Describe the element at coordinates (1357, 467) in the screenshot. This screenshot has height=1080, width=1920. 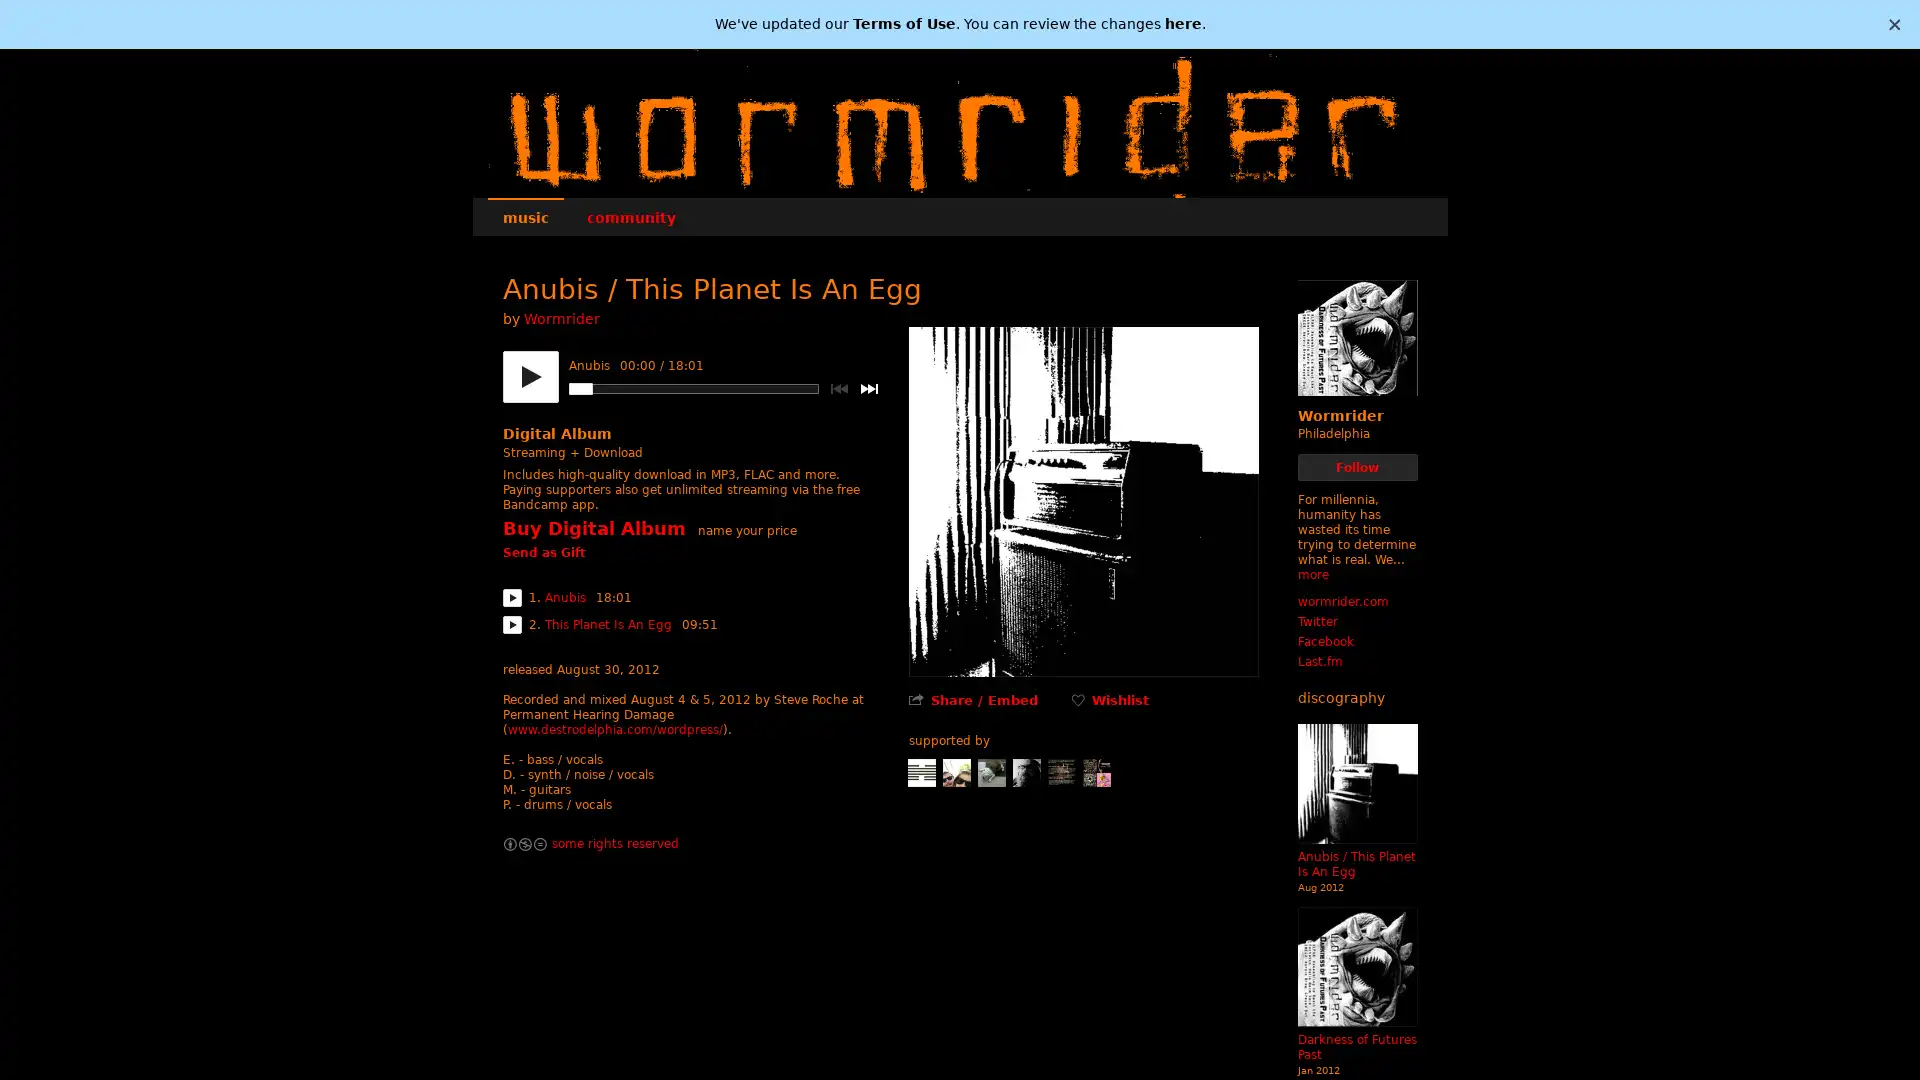
I see `Follow` at that location.